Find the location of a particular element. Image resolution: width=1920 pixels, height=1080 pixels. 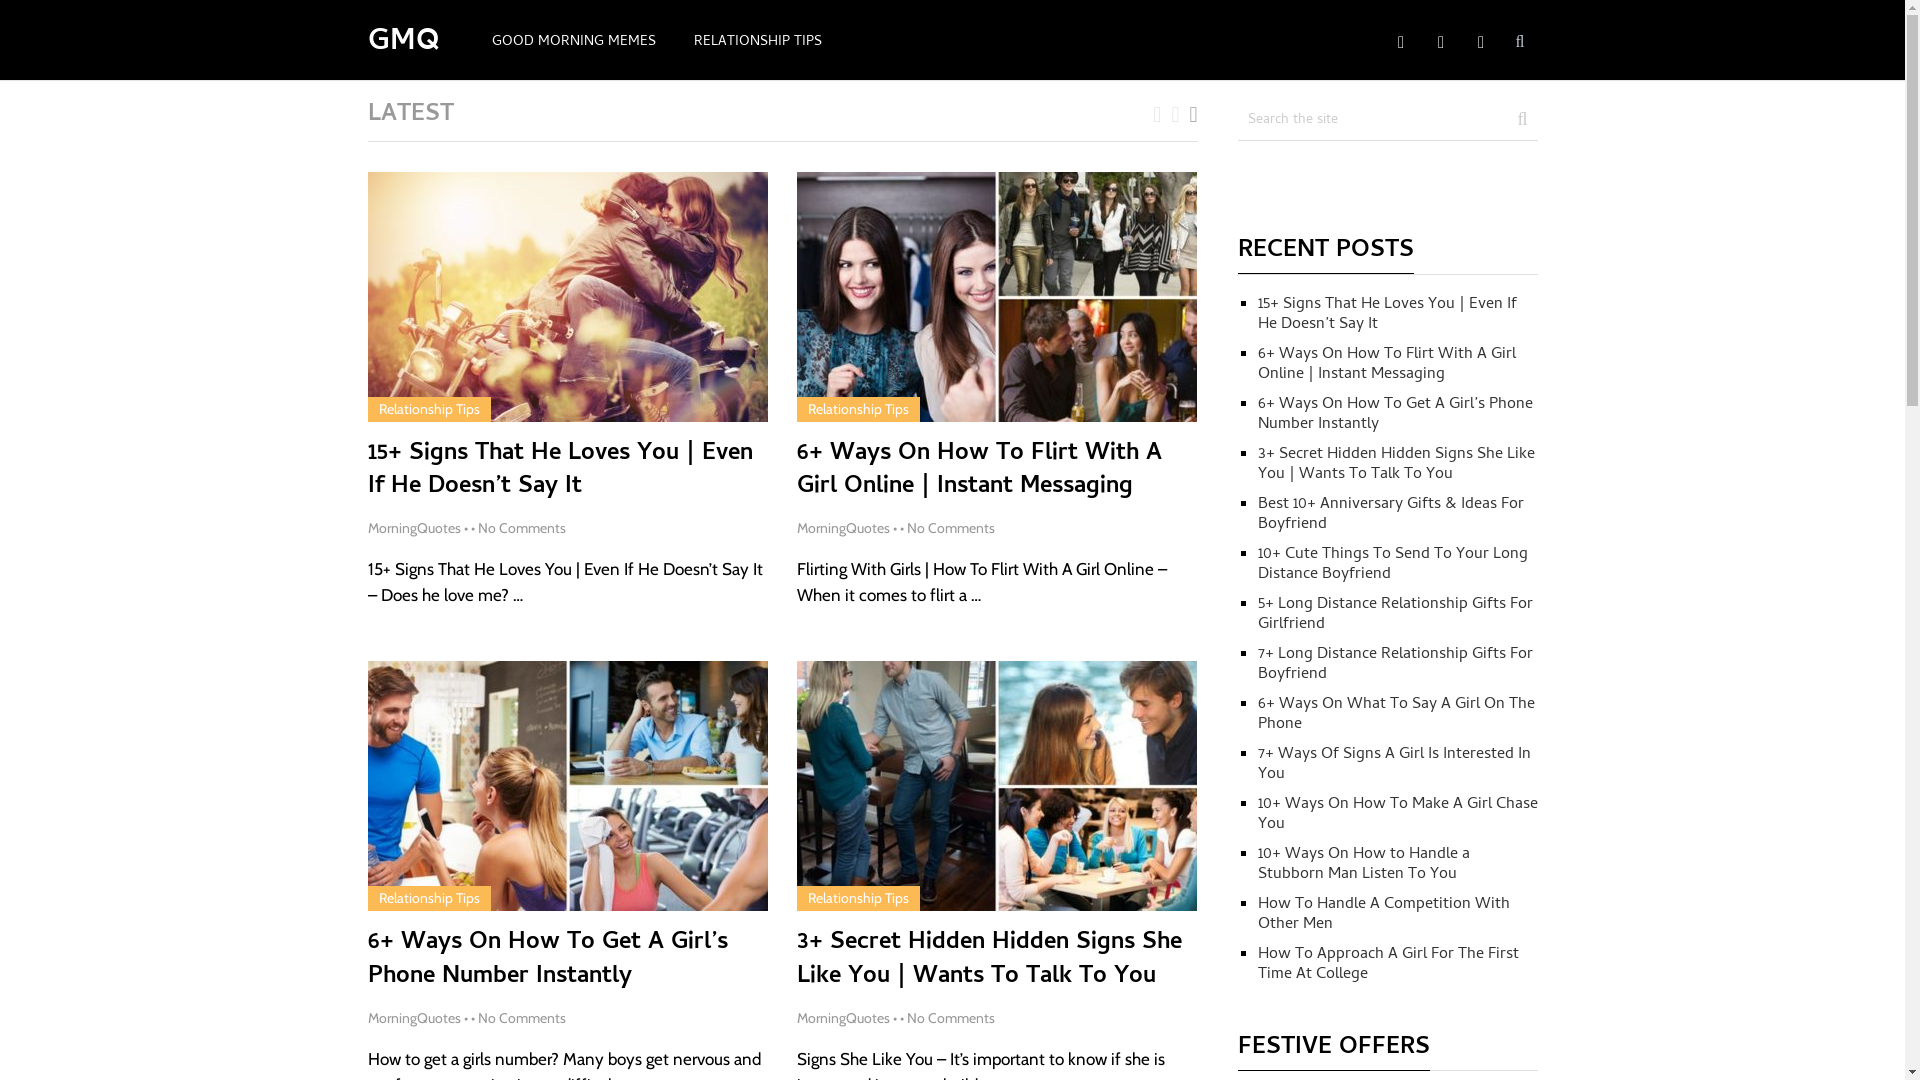

'MorningQuotes' is located at coordinates (843, 1018).